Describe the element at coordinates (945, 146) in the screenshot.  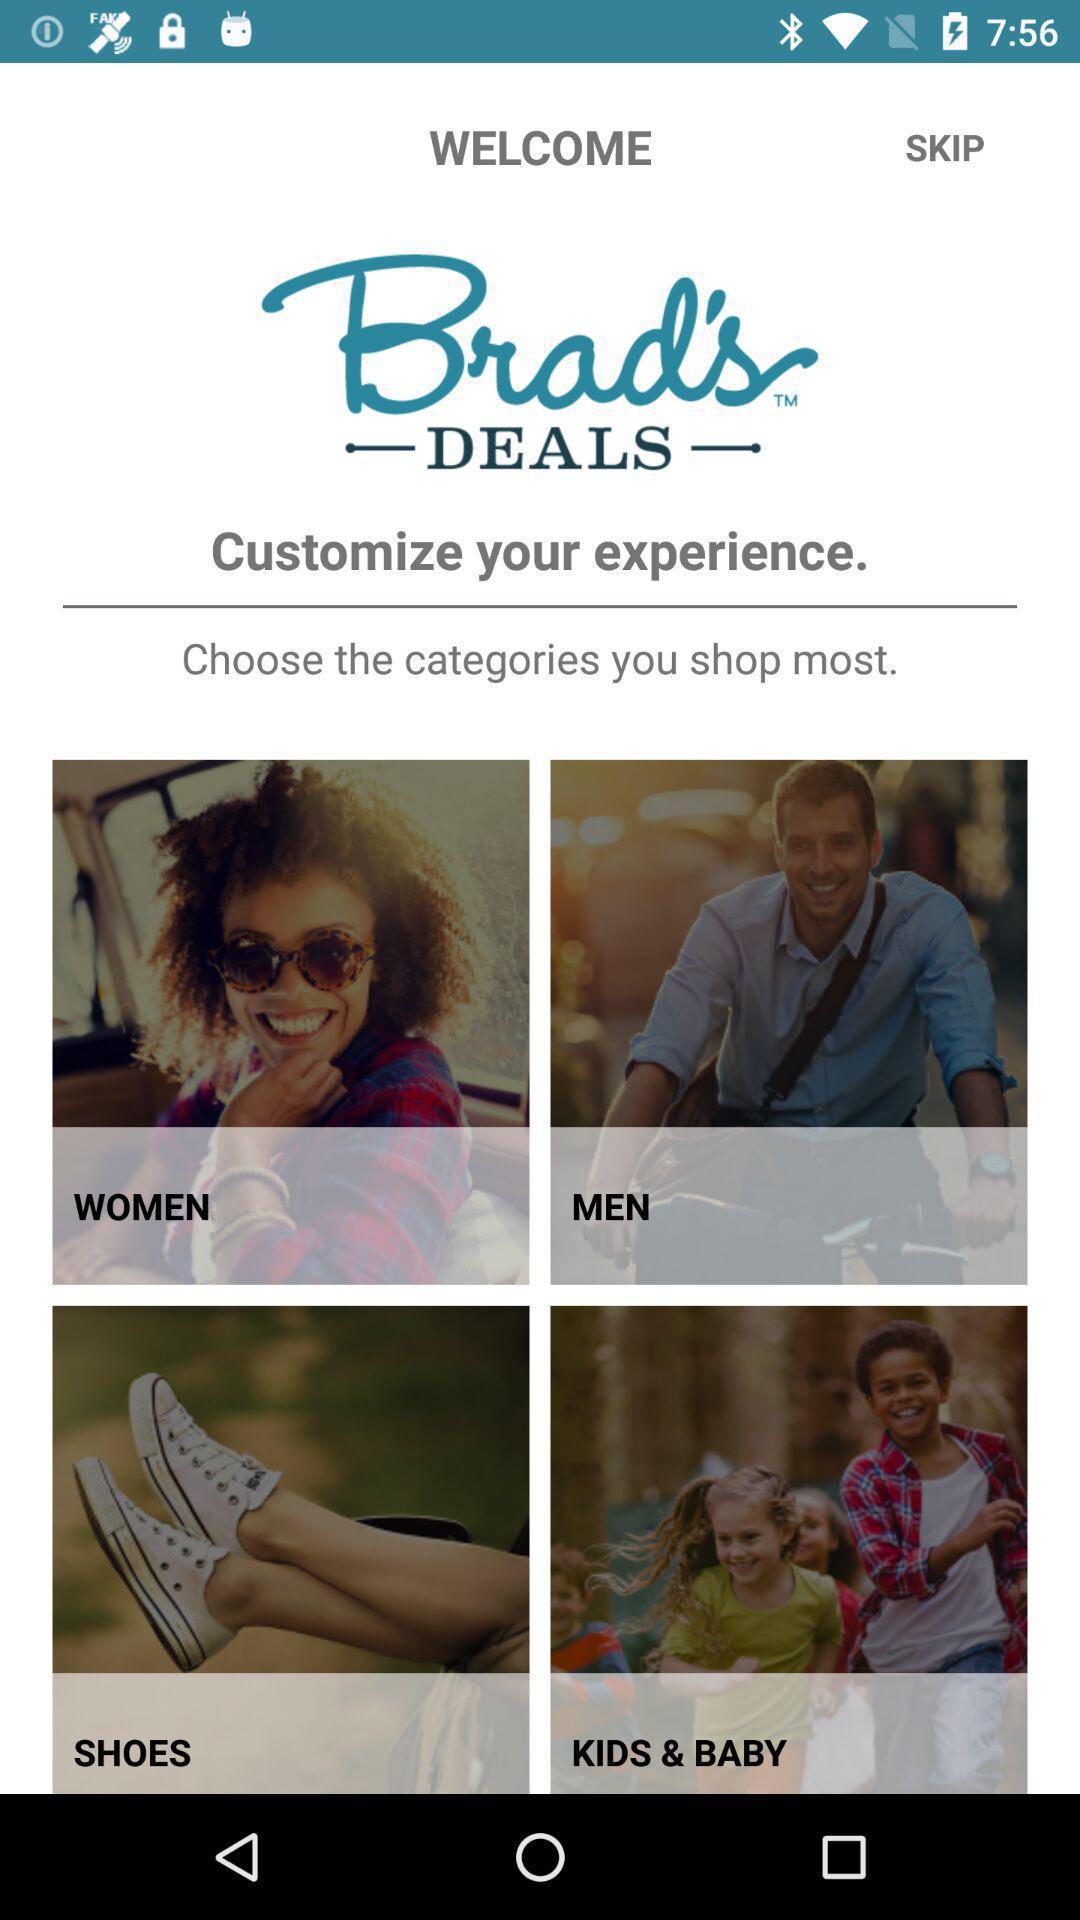
I see `the skip` at that location.